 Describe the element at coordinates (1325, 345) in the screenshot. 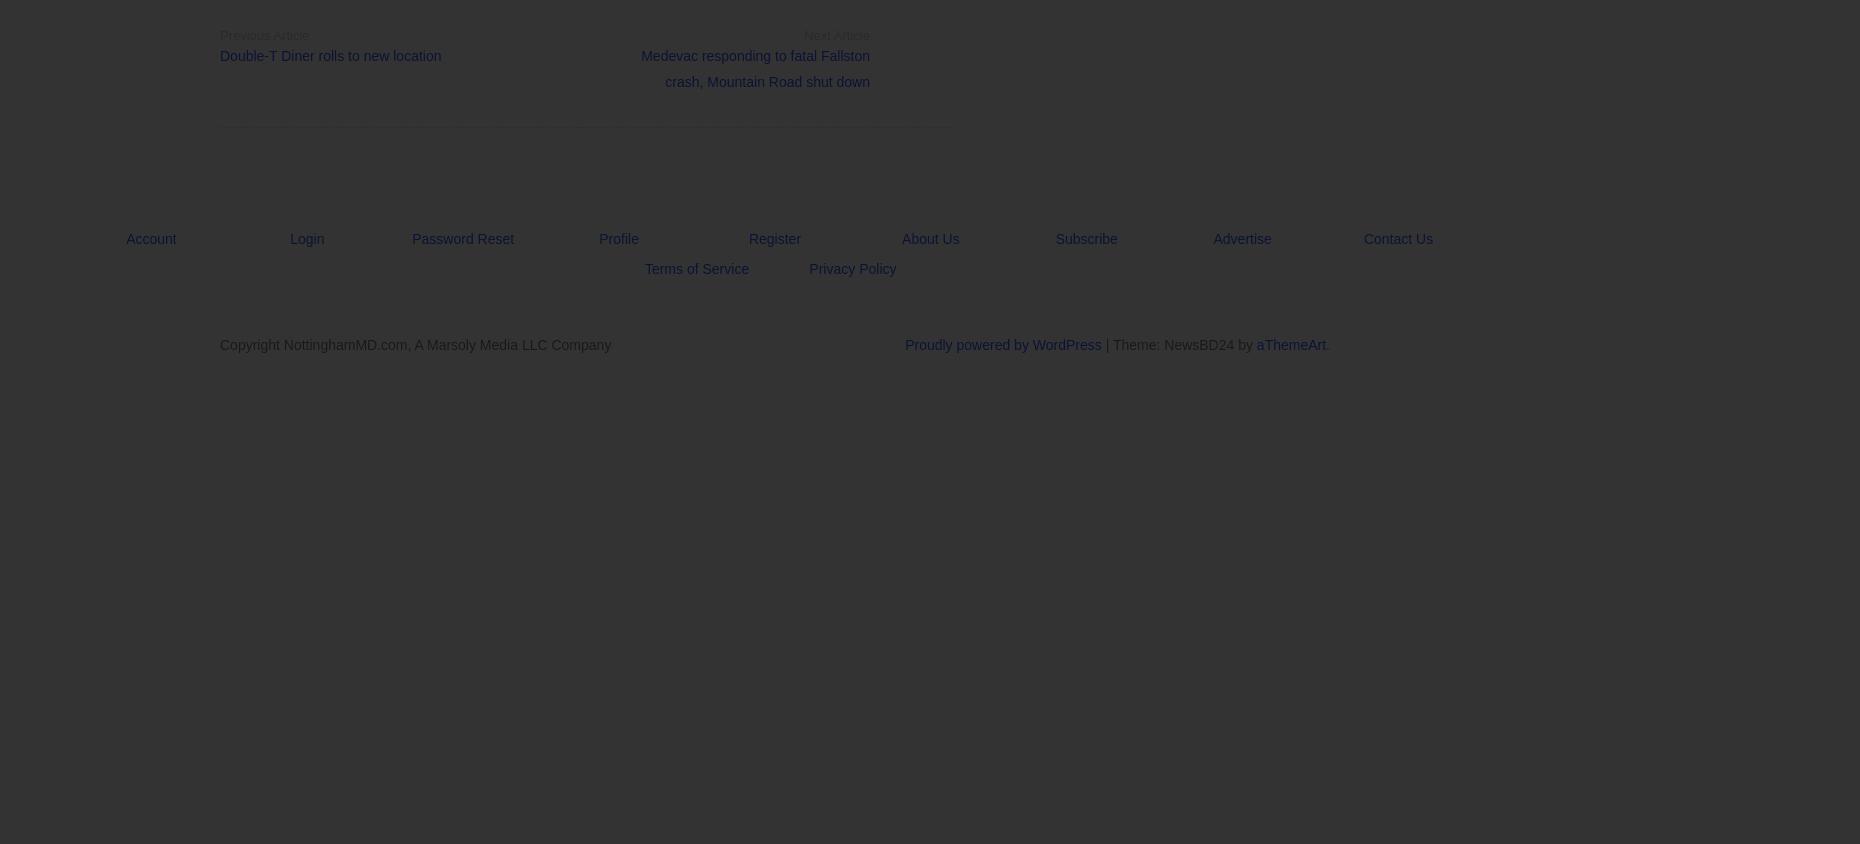

I see `'.'` at that location.